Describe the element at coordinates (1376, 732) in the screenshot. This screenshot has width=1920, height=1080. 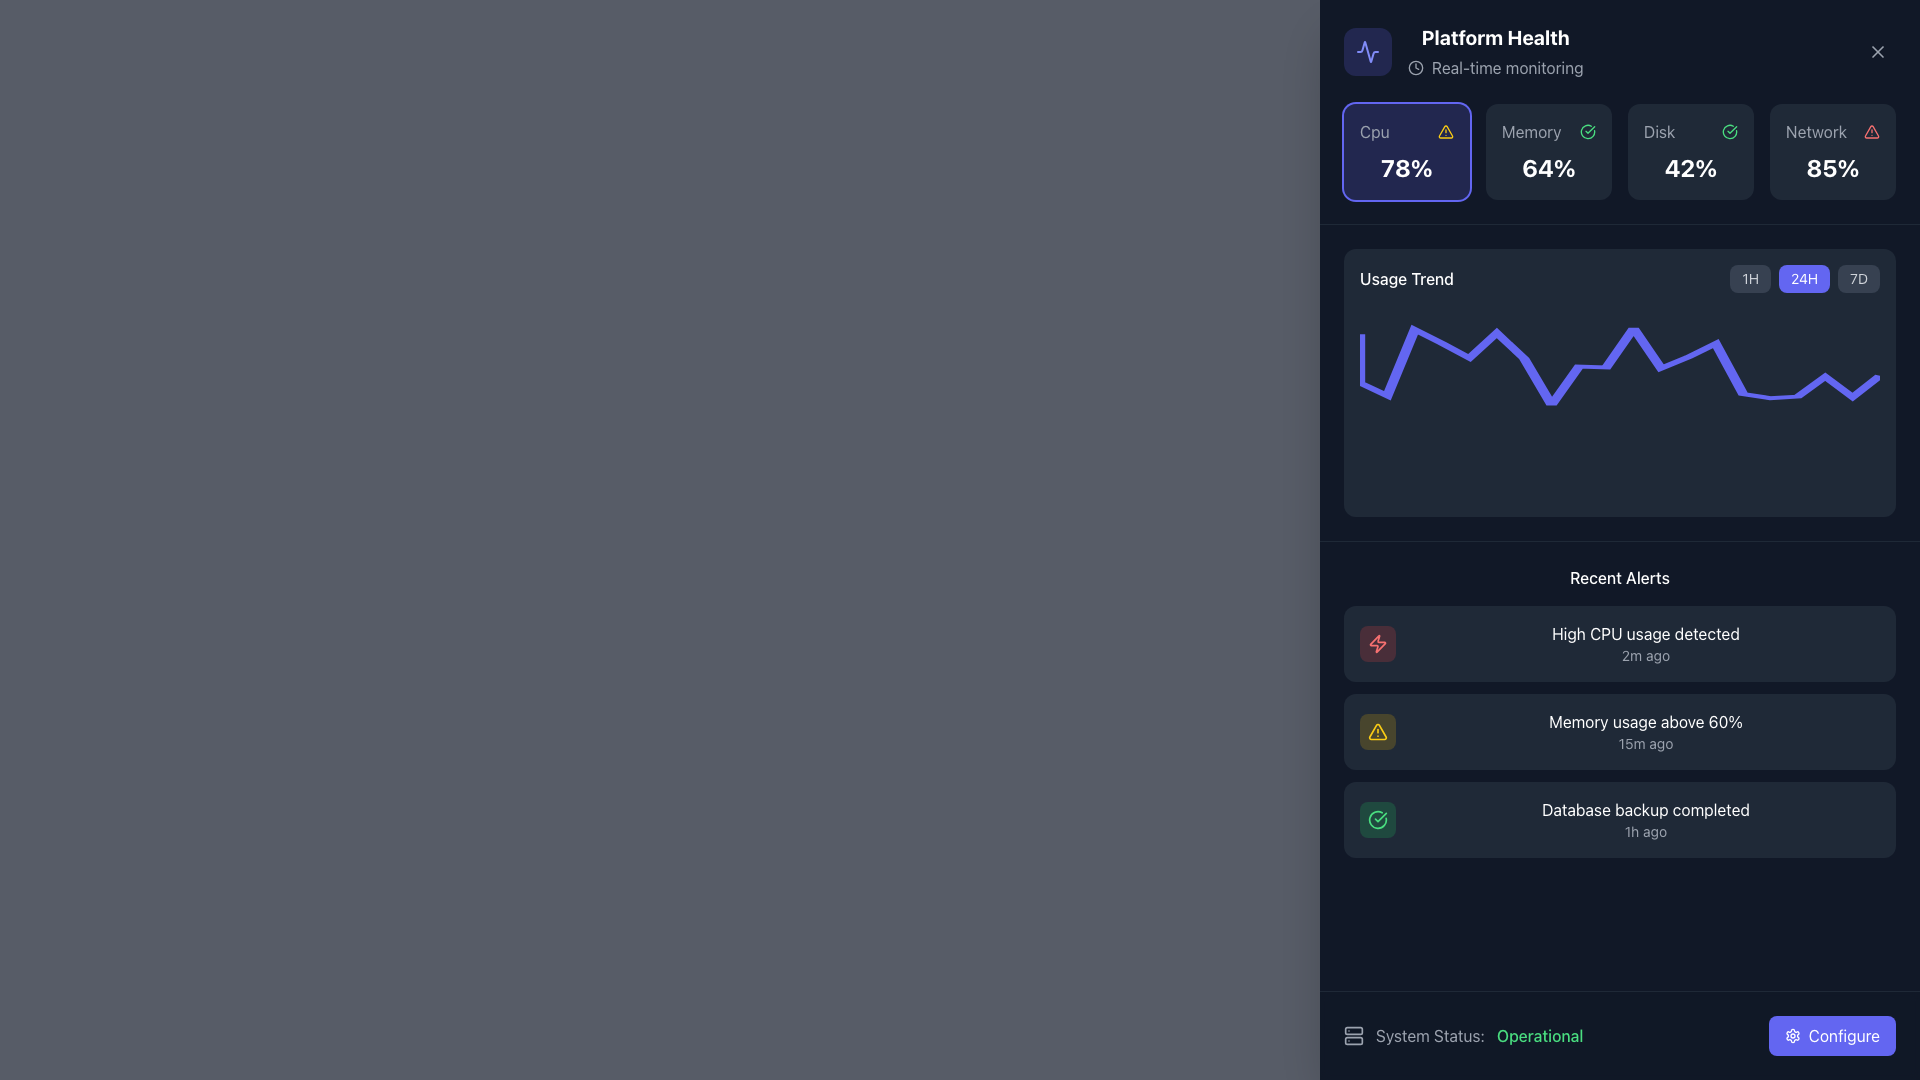
I see `the cautionary warning icon indicating 'Memory usage above 60% 15m ago' located in the second item of the 'Recent Alerts' list in the right panel` at that location.